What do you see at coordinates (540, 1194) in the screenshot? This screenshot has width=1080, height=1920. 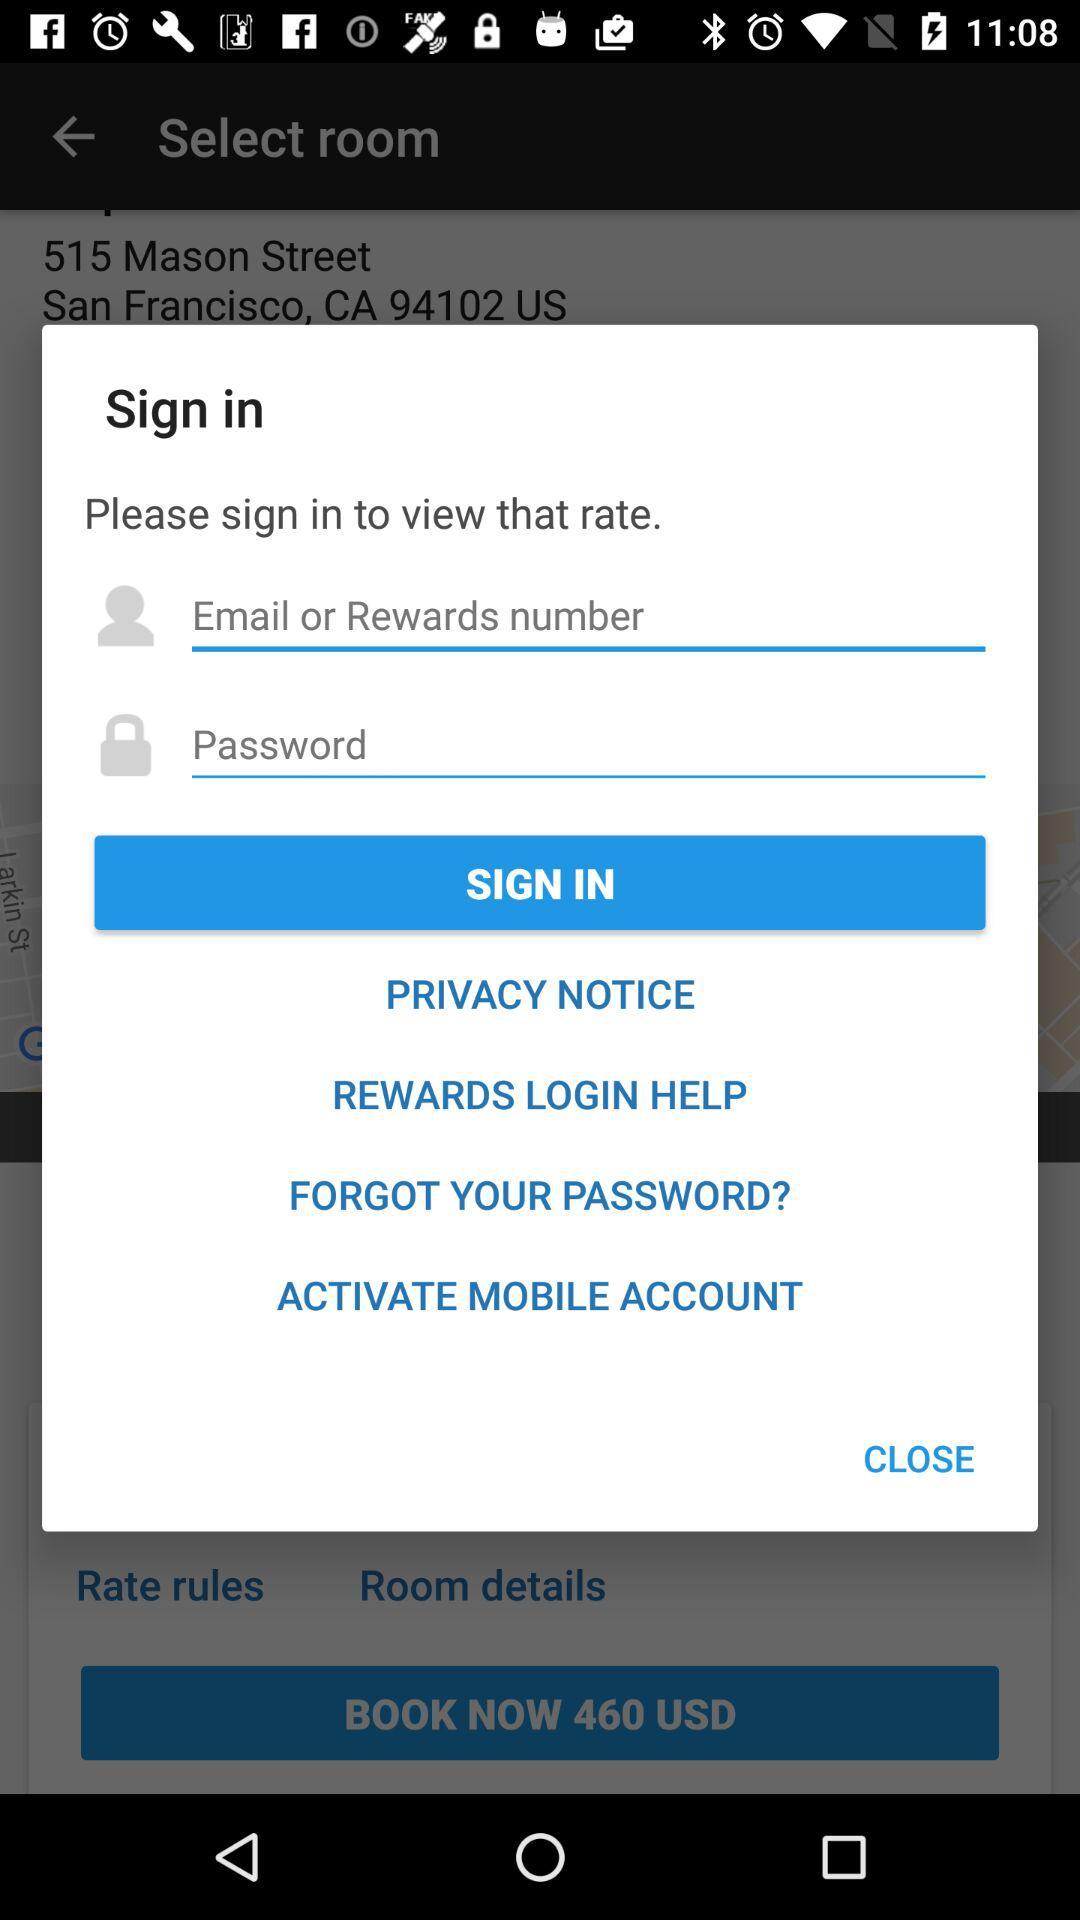 I see `the item above the activate mobile account` at bounding box center [540, 1194].